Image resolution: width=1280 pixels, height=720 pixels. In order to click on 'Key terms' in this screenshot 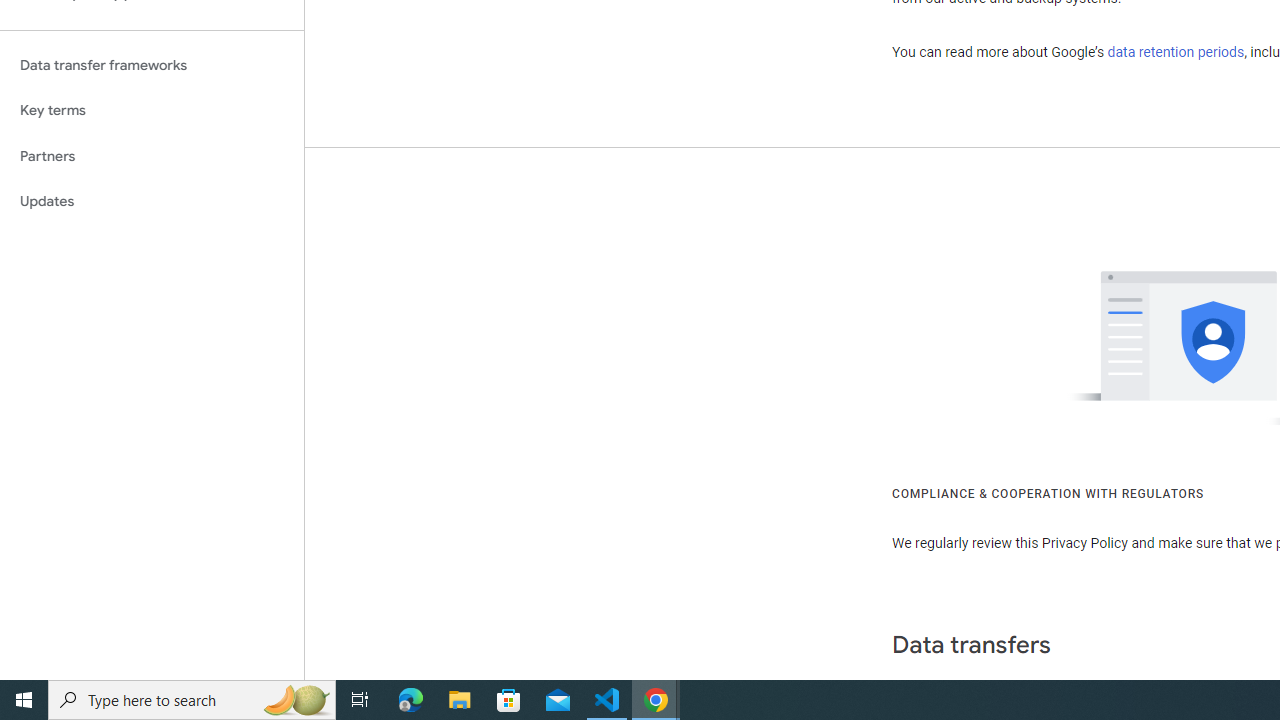, I will do `click(151, 110)`.